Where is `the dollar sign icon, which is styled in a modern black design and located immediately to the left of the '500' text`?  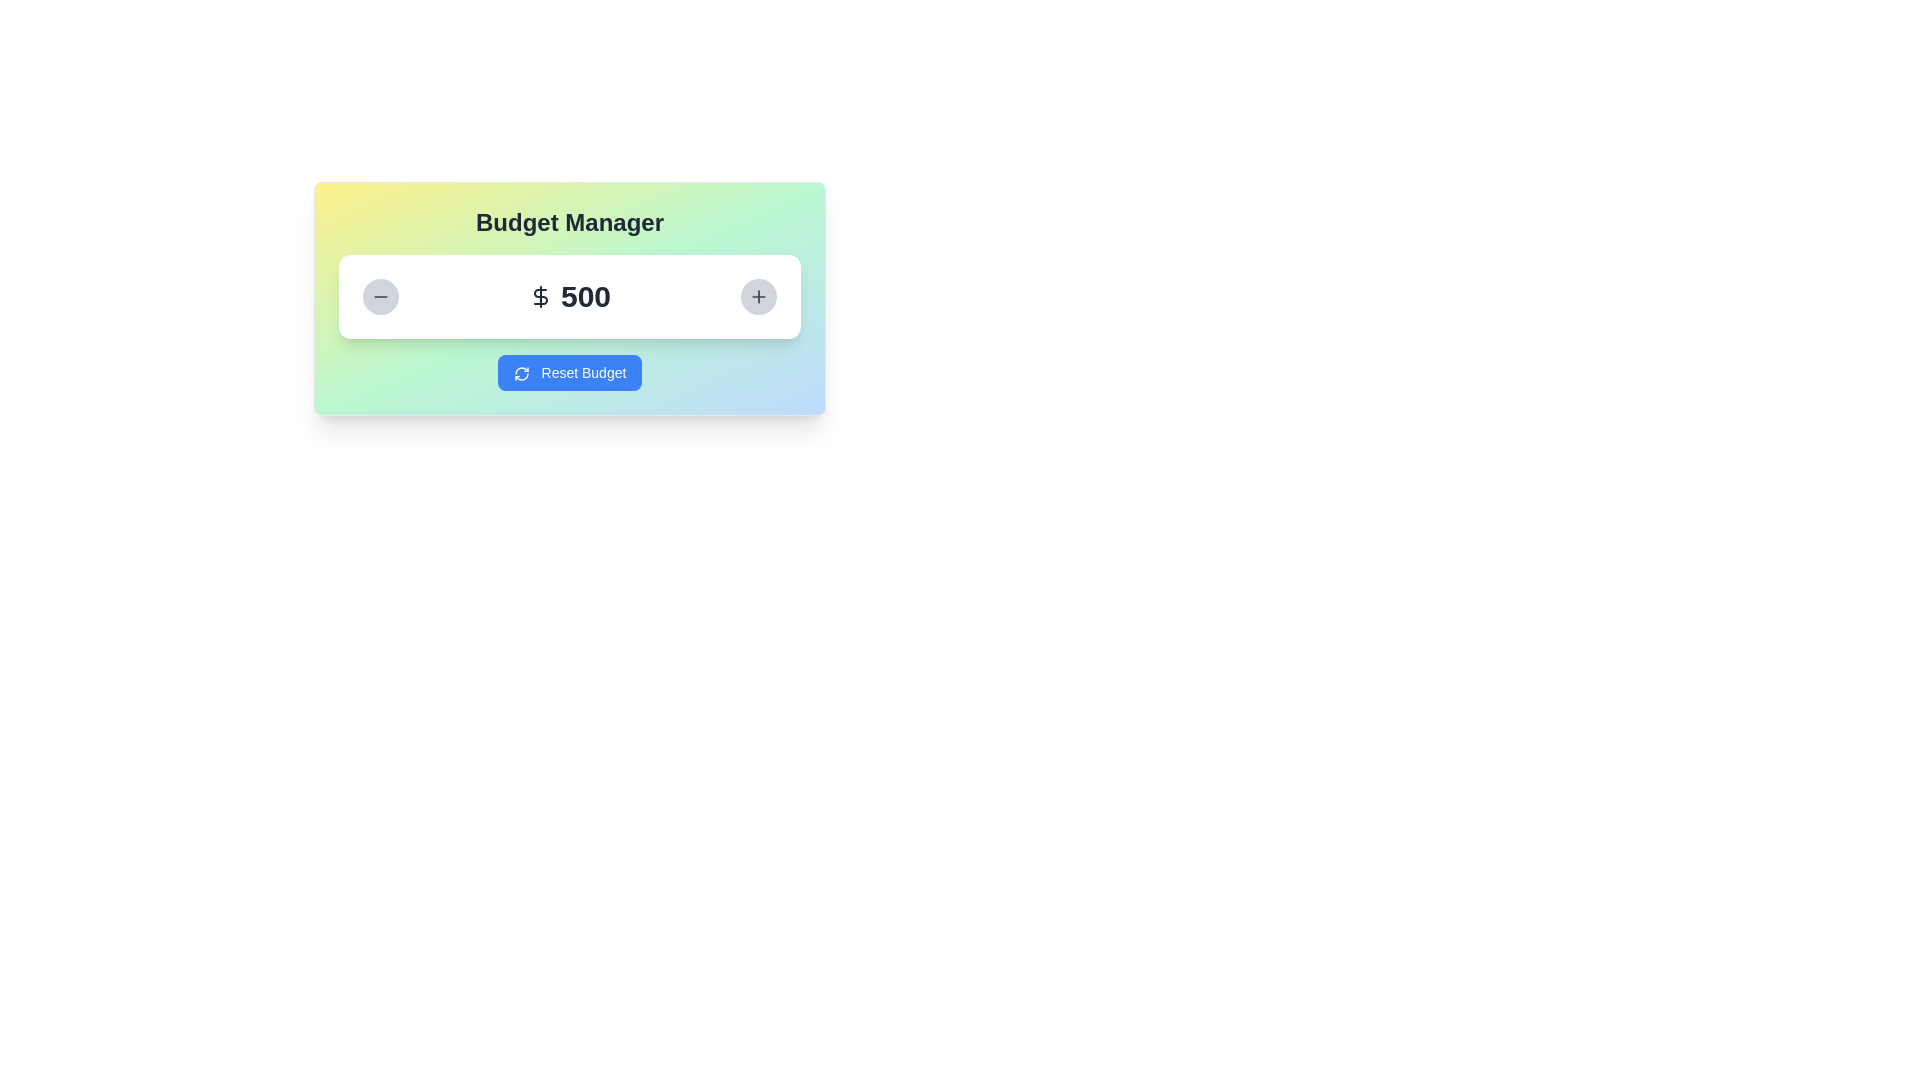 the dollar sign icon, which is styled in a modern black design and located immediately to the left of the '500' text is located at coordinates (541, 297).